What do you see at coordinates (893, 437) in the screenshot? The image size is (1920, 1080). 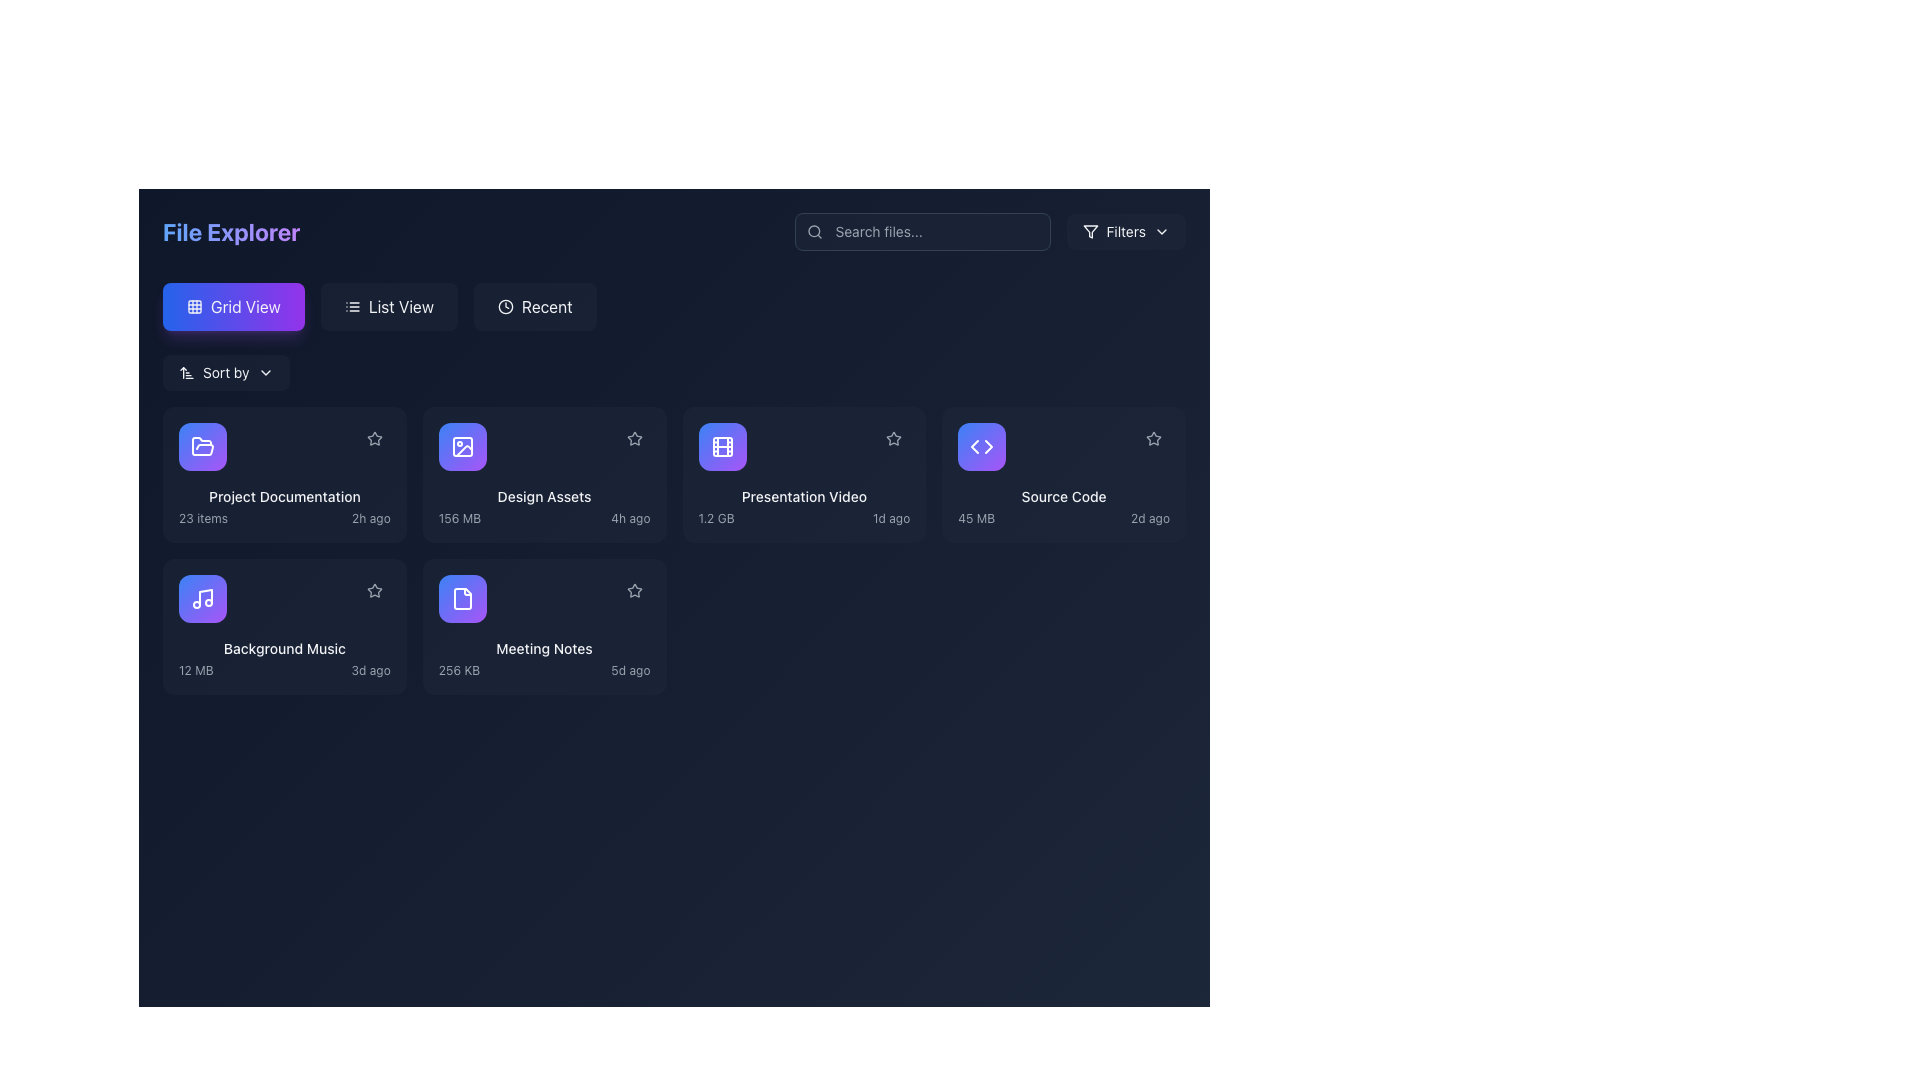 I see `the favorite button located at the top-right corner of the 'Presentation Video' file card to mark it as a favorite` at bounding box center [893, 437].